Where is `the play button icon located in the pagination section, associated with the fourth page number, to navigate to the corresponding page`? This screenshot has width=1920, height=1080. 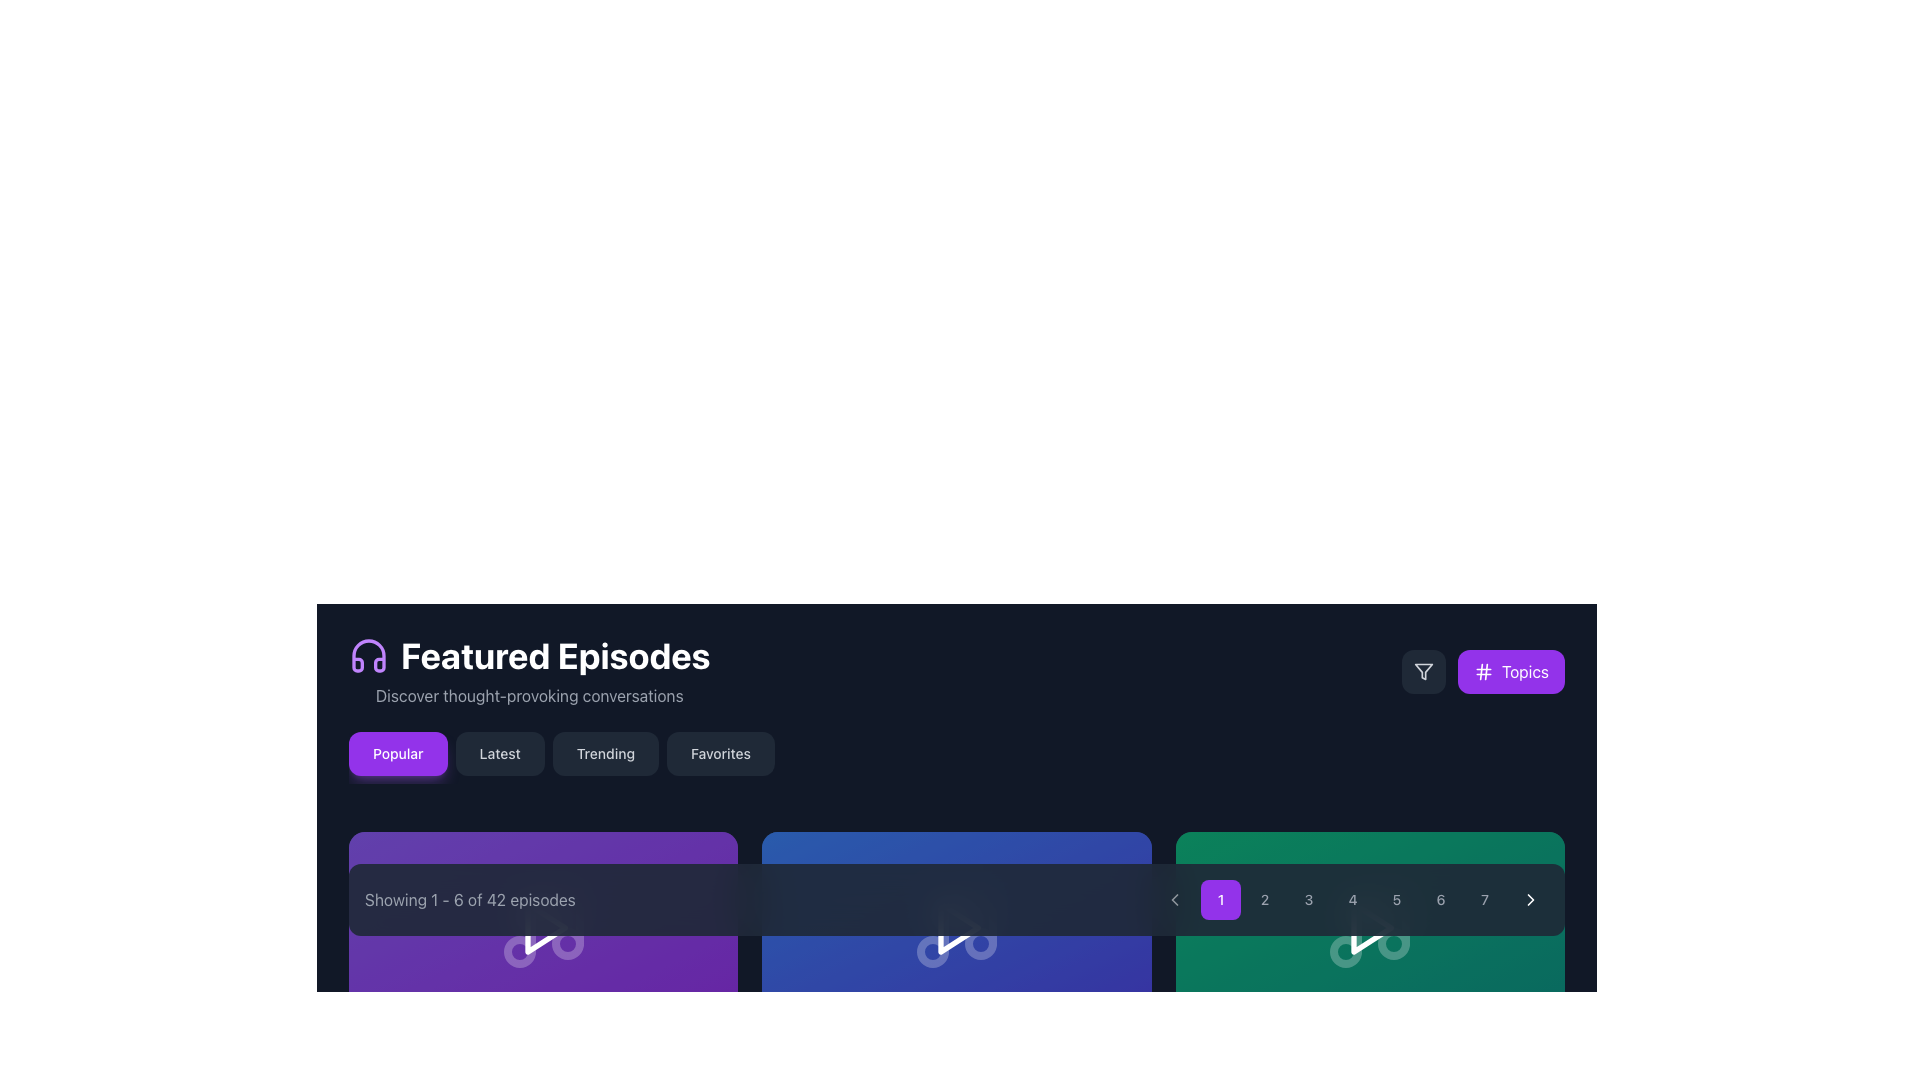
the play button icon located in the pagination section, associated with the fourth page number, to navigate to the corresponding page is located at coordinates (1371, 928).